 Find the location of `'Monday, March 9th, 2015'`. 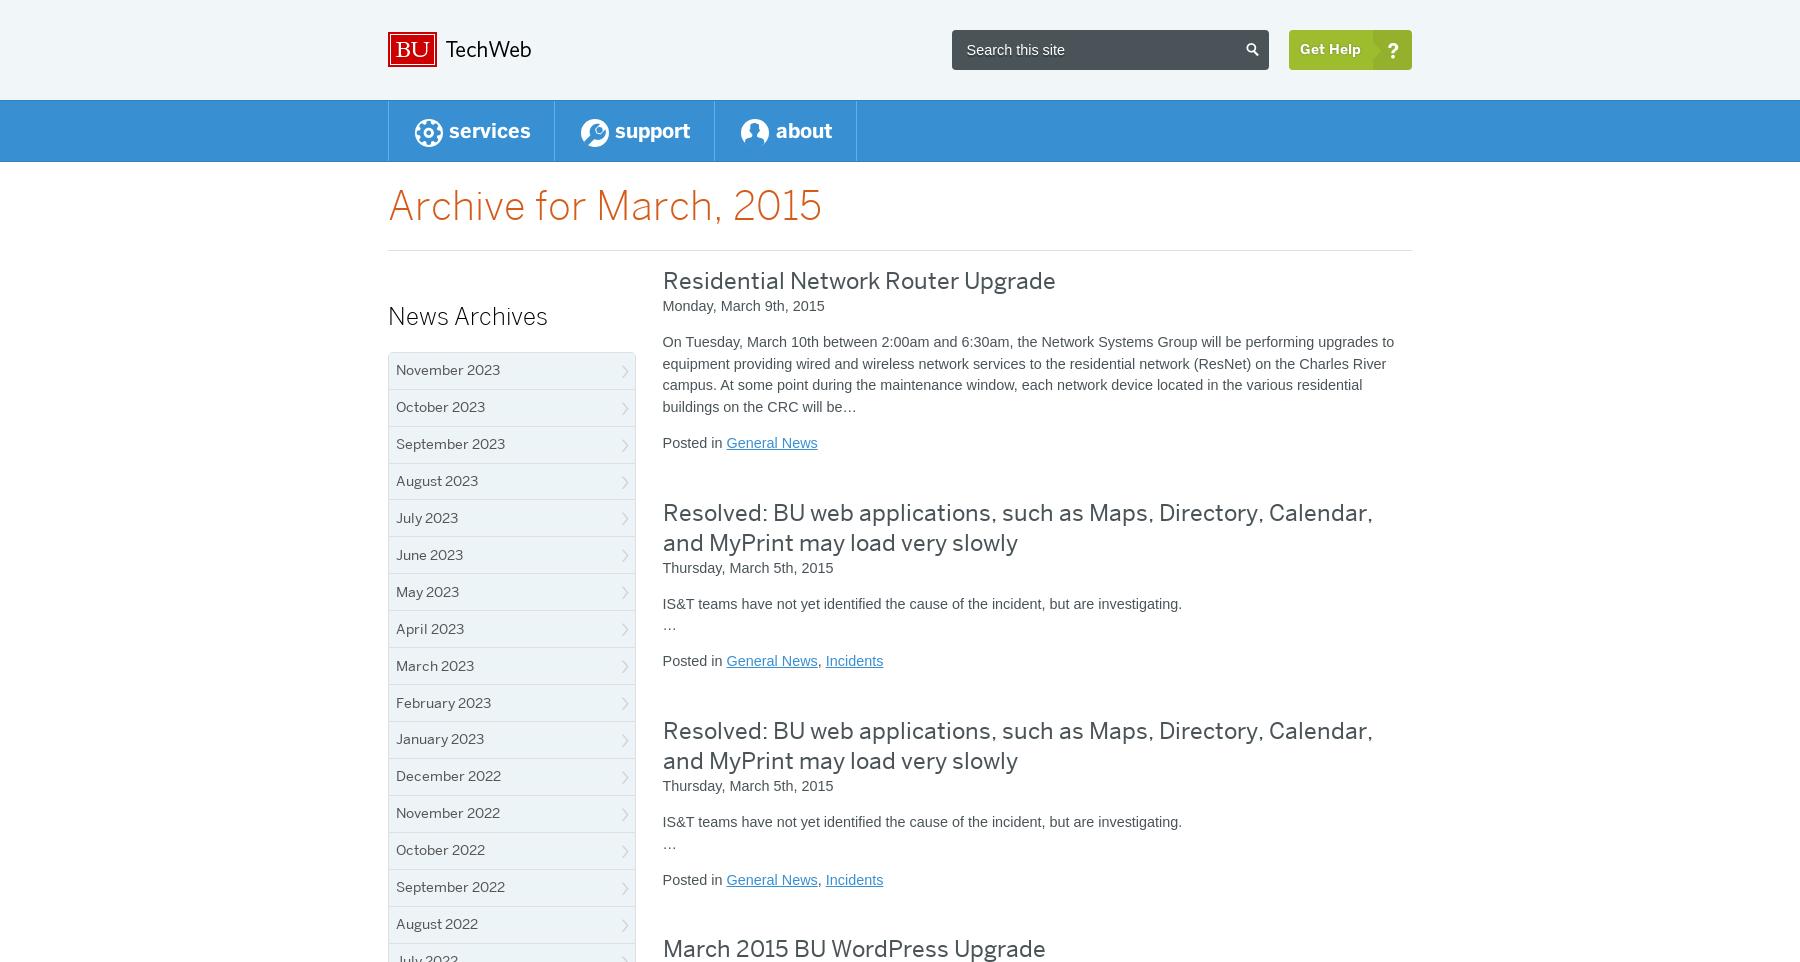

'Monday, March 9th, 2015' is located at coordinates (742, 305).